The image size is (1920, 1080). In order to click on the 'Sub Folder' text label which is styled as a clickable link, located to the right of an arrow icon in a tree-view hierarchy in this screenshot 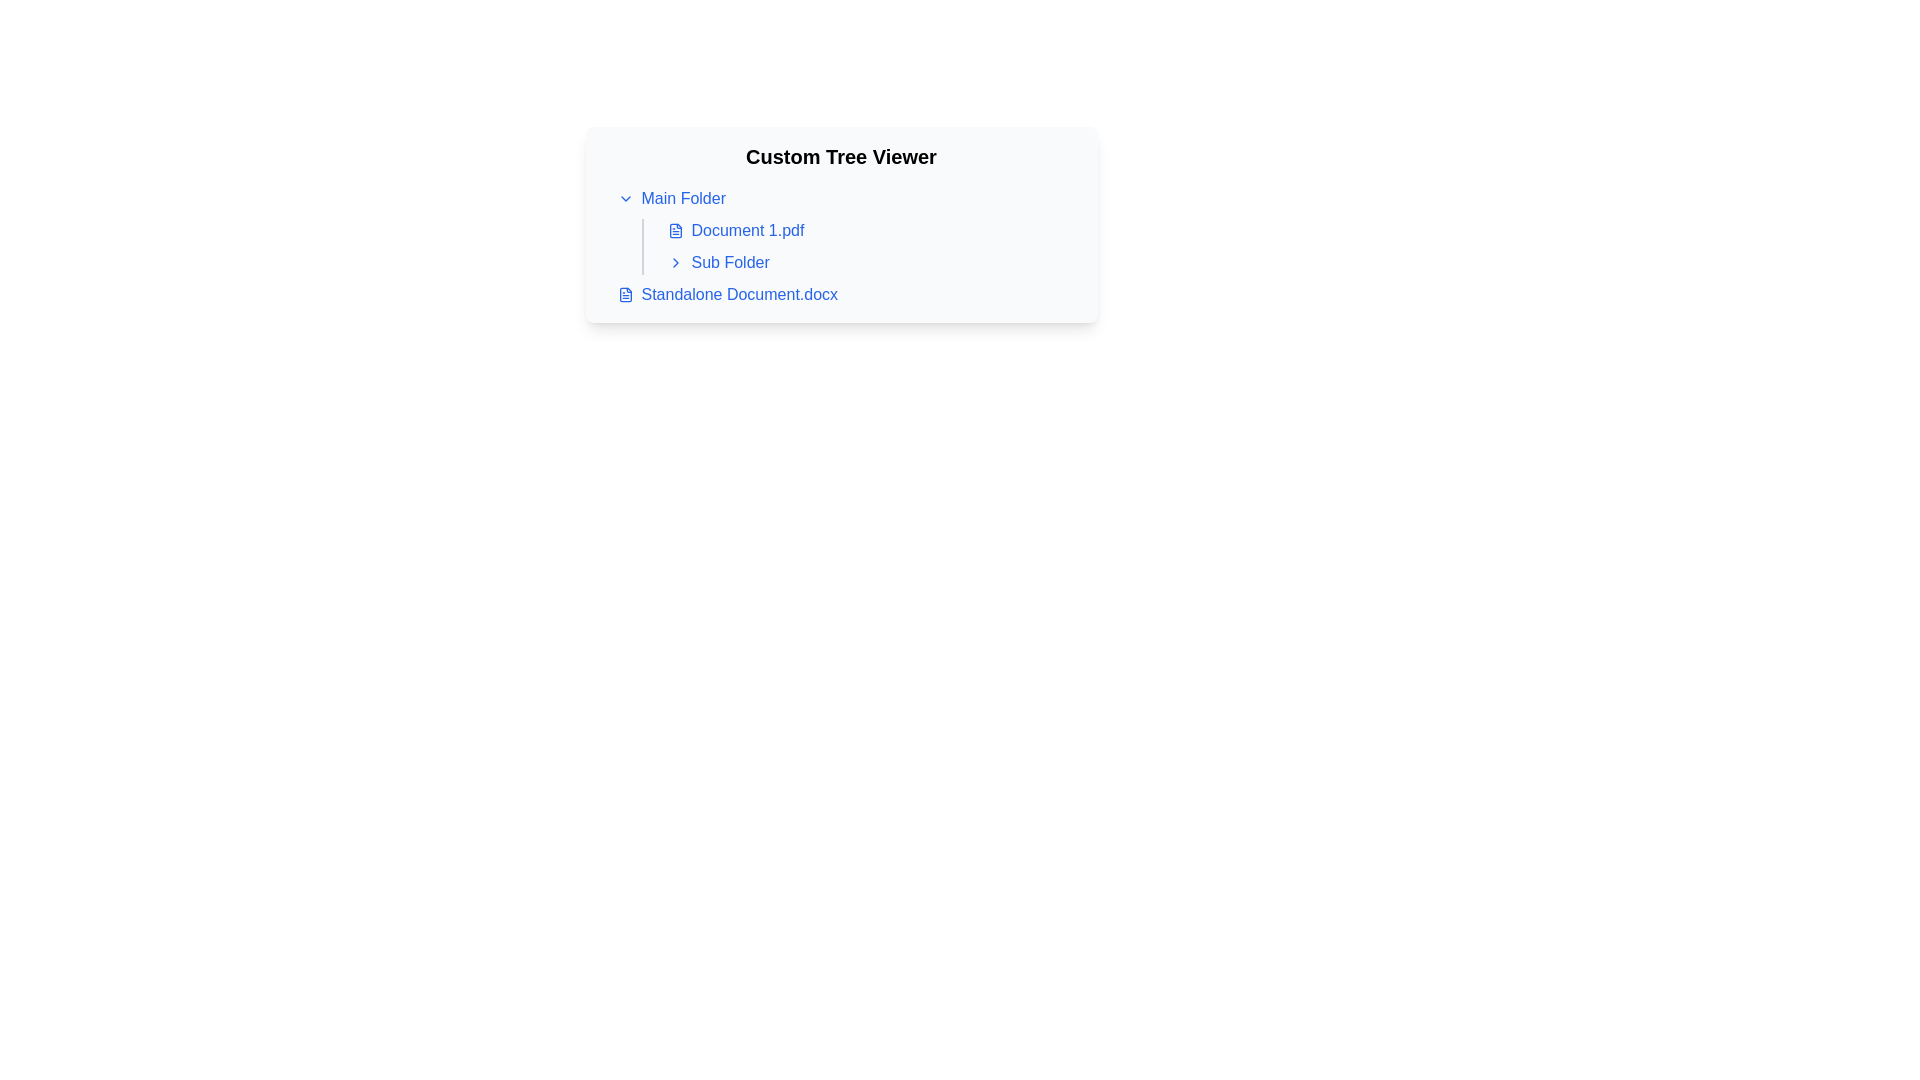, I will do `click(729, 261)`.